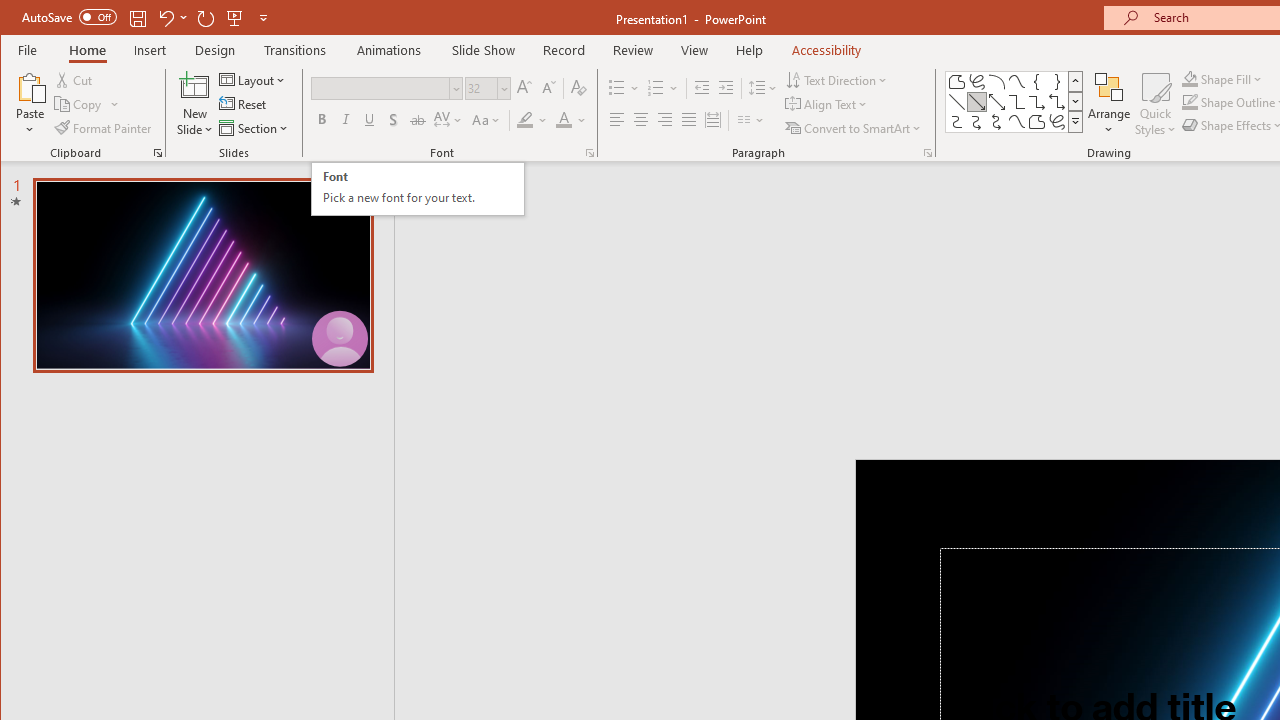 This screenshot has width=1280, height=720. What do you see at coordinates (997, 122) in the screenshot?
I see `'Connector: Curved Double-Arrow'` at bounding box center [997, 122].